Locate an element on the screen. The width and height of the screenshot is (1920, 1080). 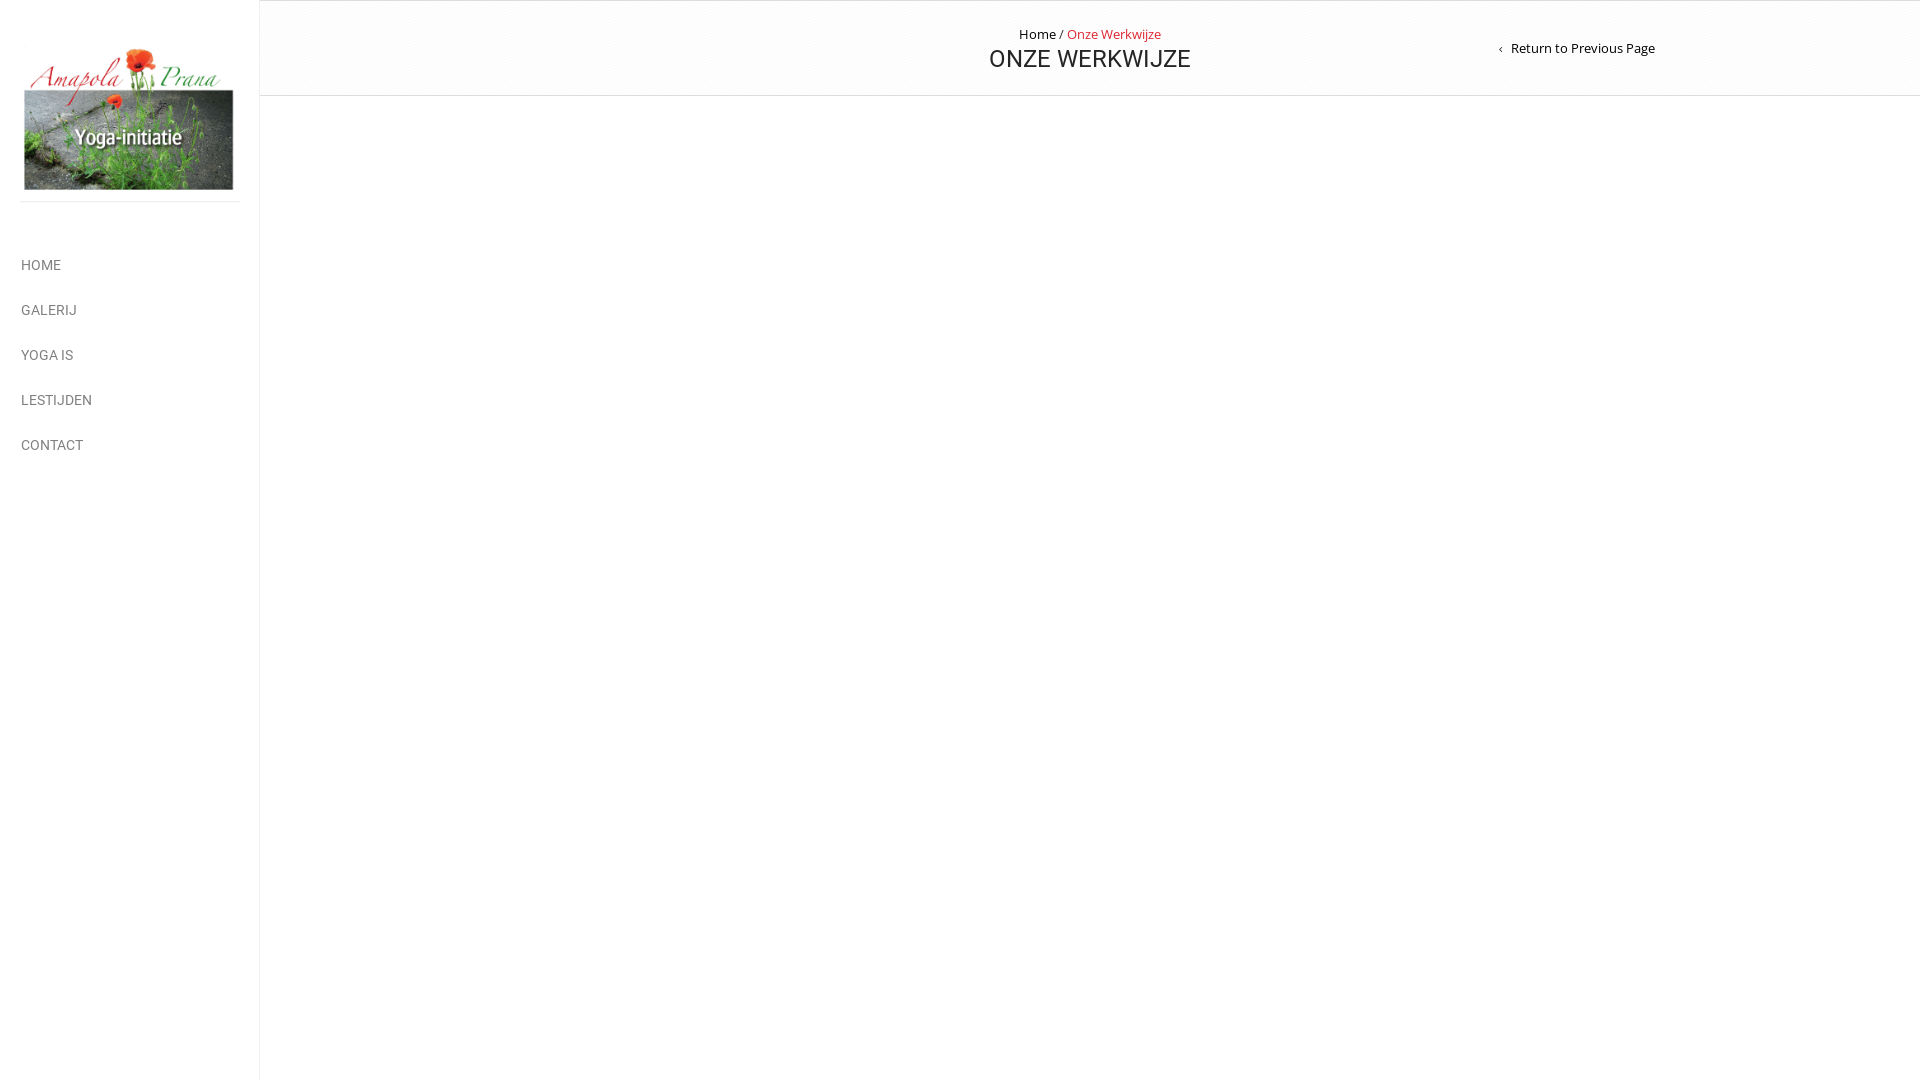
'CONTACT' is located at coordinates (52, 444).